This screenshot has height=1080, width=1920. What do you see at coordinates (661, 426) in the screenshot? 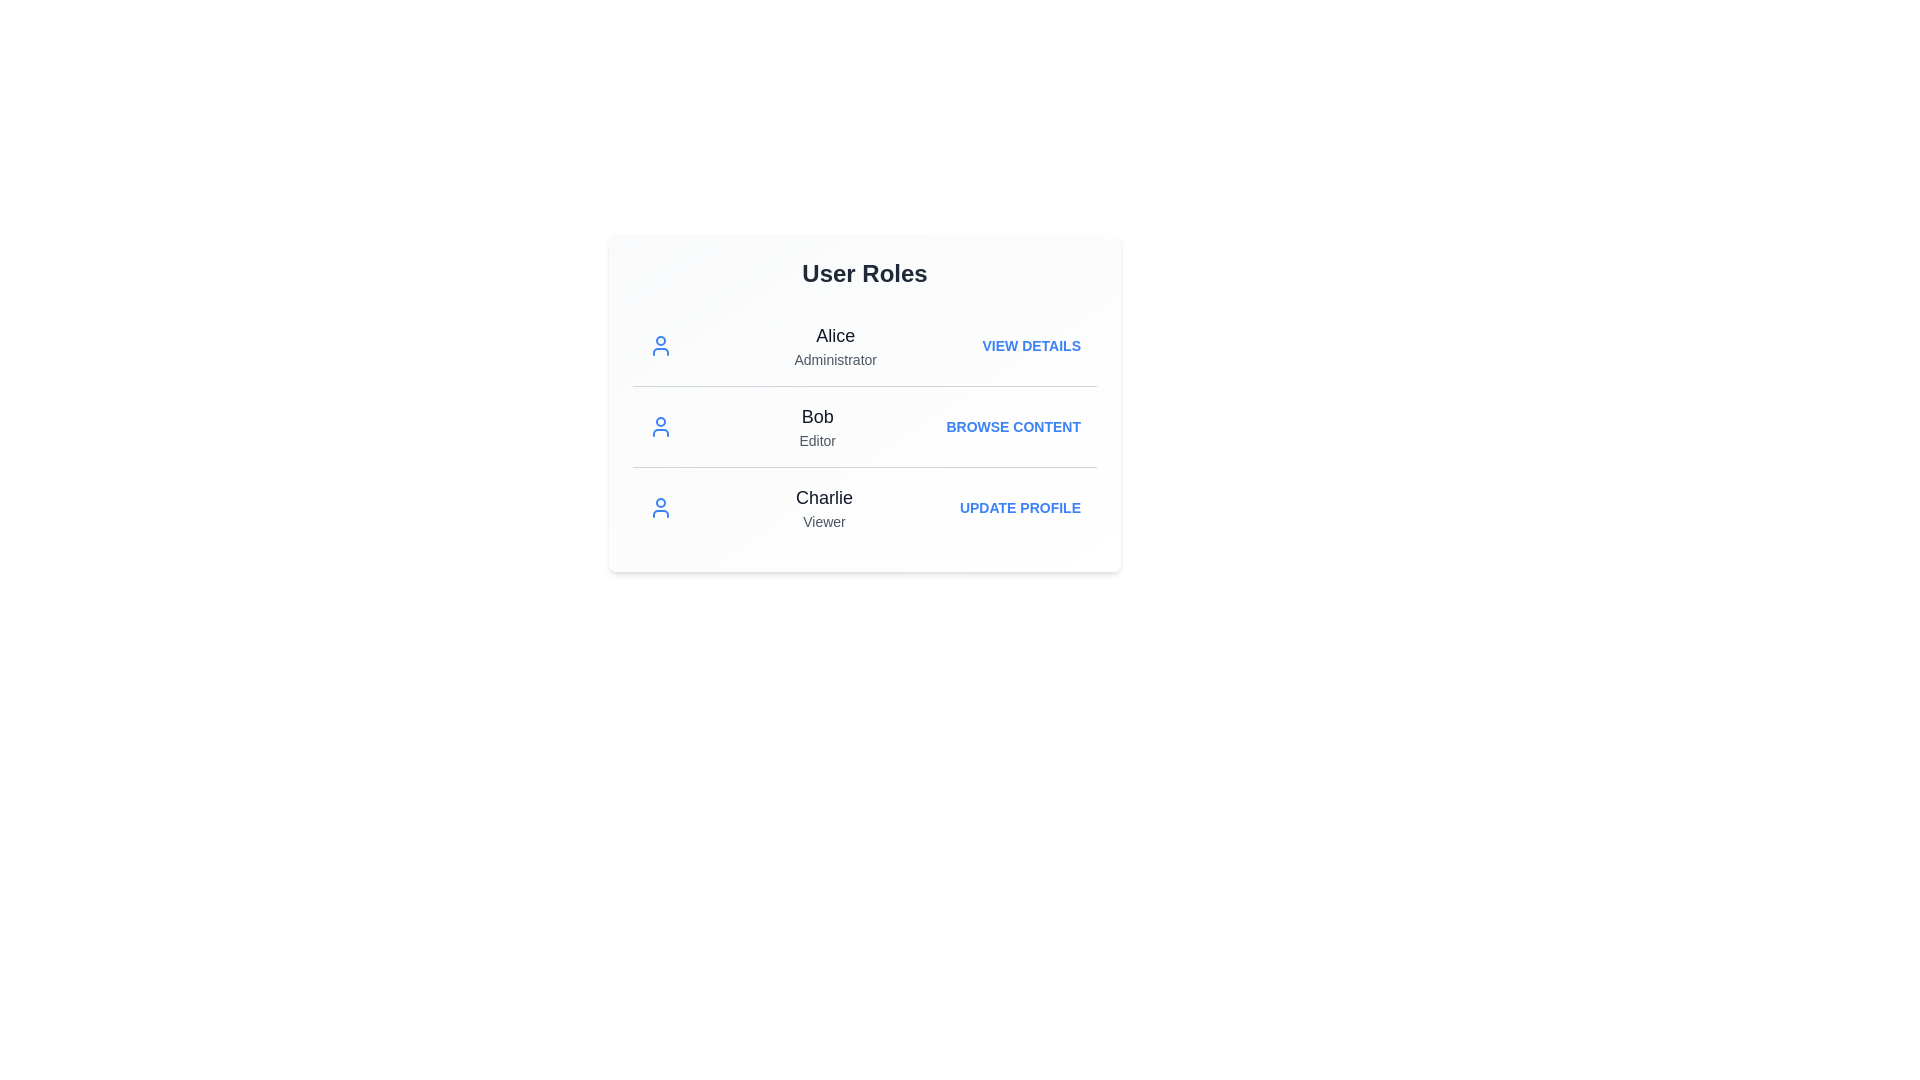
I see `the user icon representing 'Bob', which is a blue icon with a round border located to the left of the text 'BobEditorBrowse Content'` at bounding box center [661, 426].